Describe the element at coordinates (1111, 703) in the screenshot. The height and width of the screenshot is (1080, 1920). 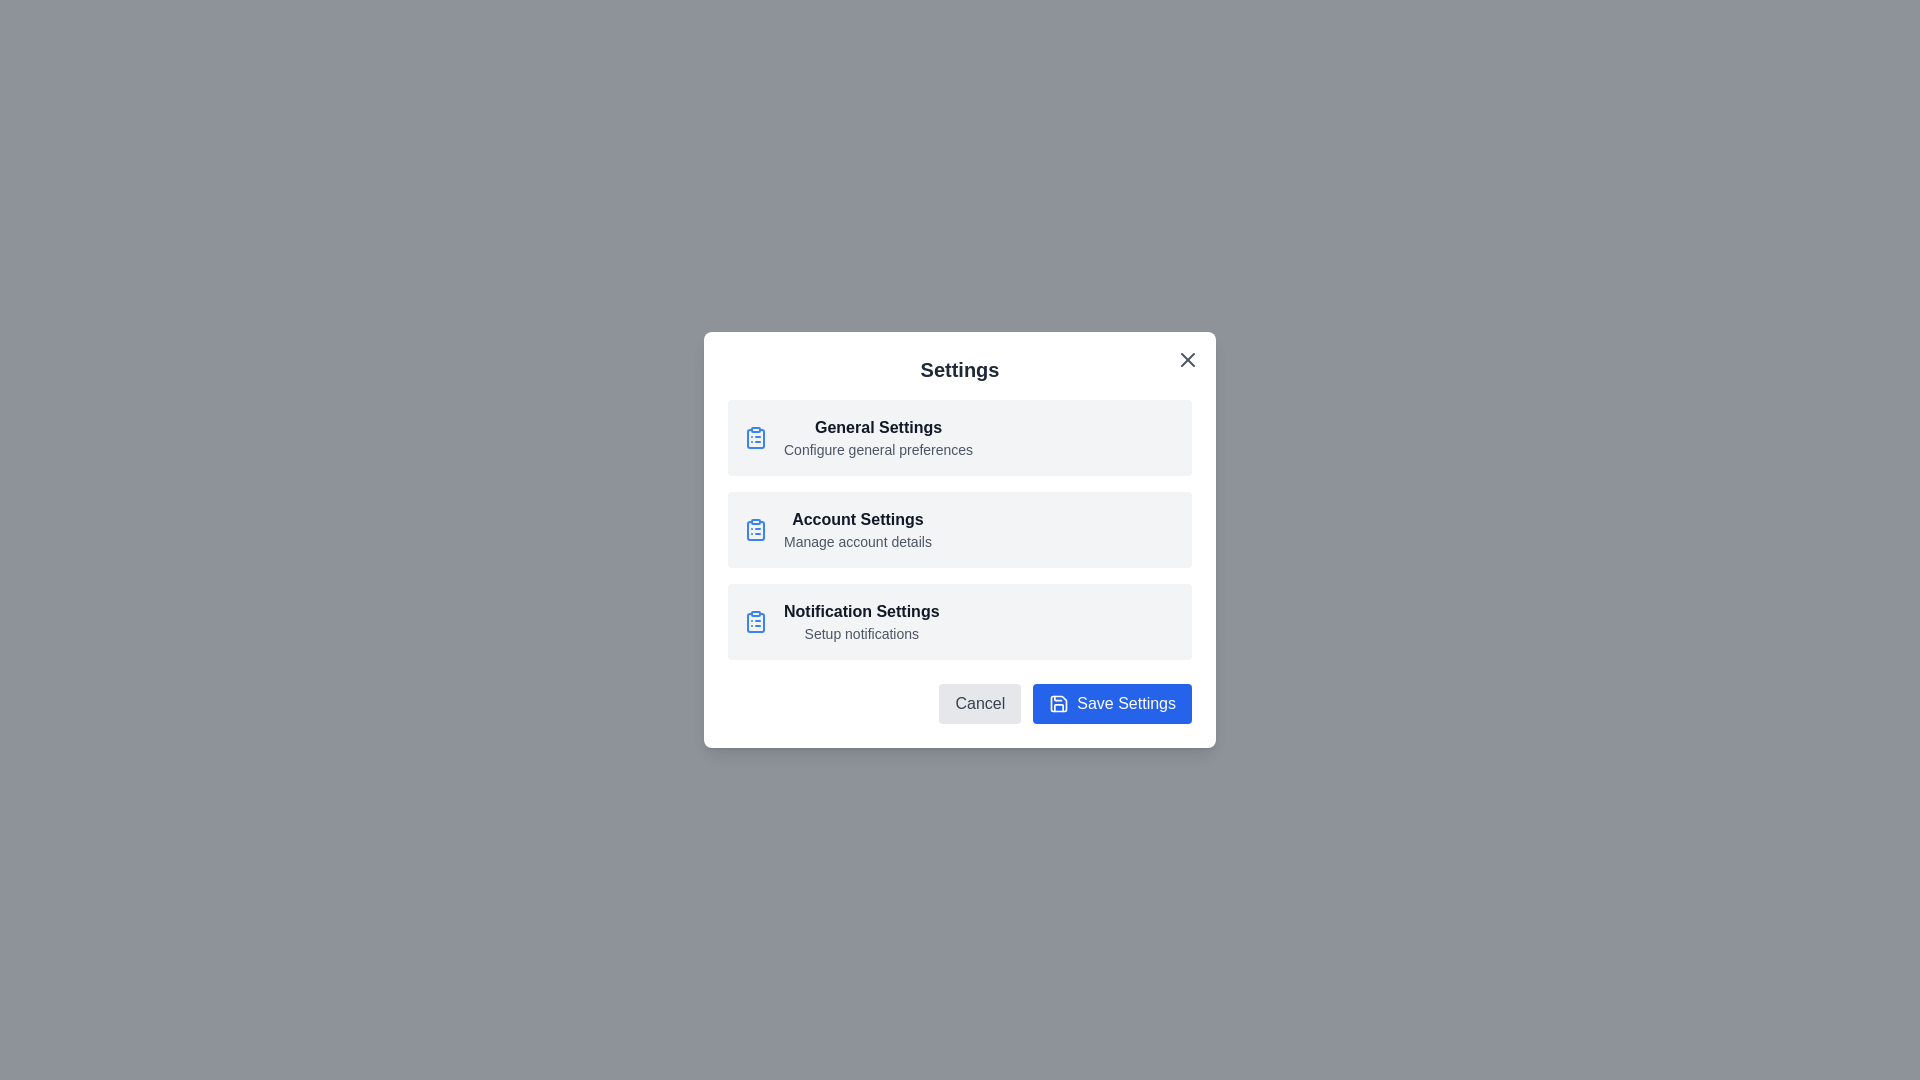
I see `the 'Save Settings' button, which is a rectangular button with rounded corners, vibrant blue background, and white text, located to the right of the 'Cancel' button in the bottom-right of the modal dialog` at that location.